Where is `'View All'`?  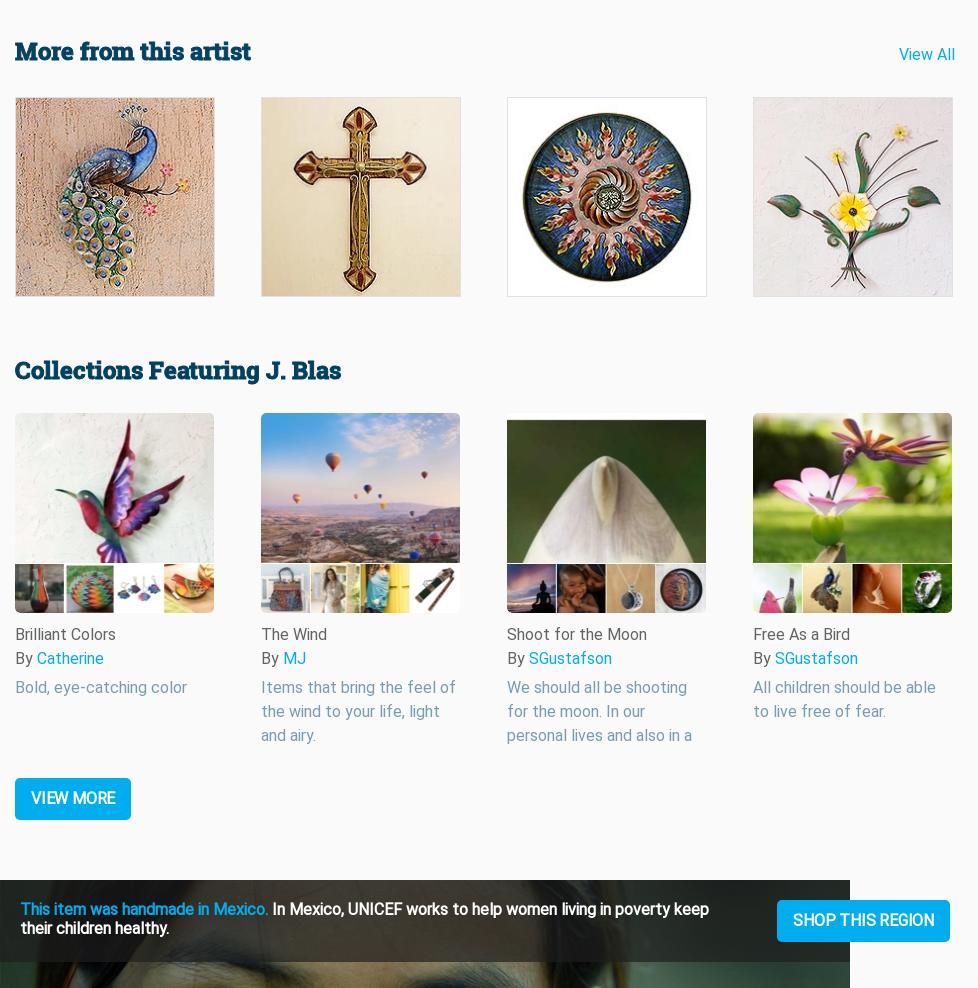
'View All' is located at coordinates (926, 53).